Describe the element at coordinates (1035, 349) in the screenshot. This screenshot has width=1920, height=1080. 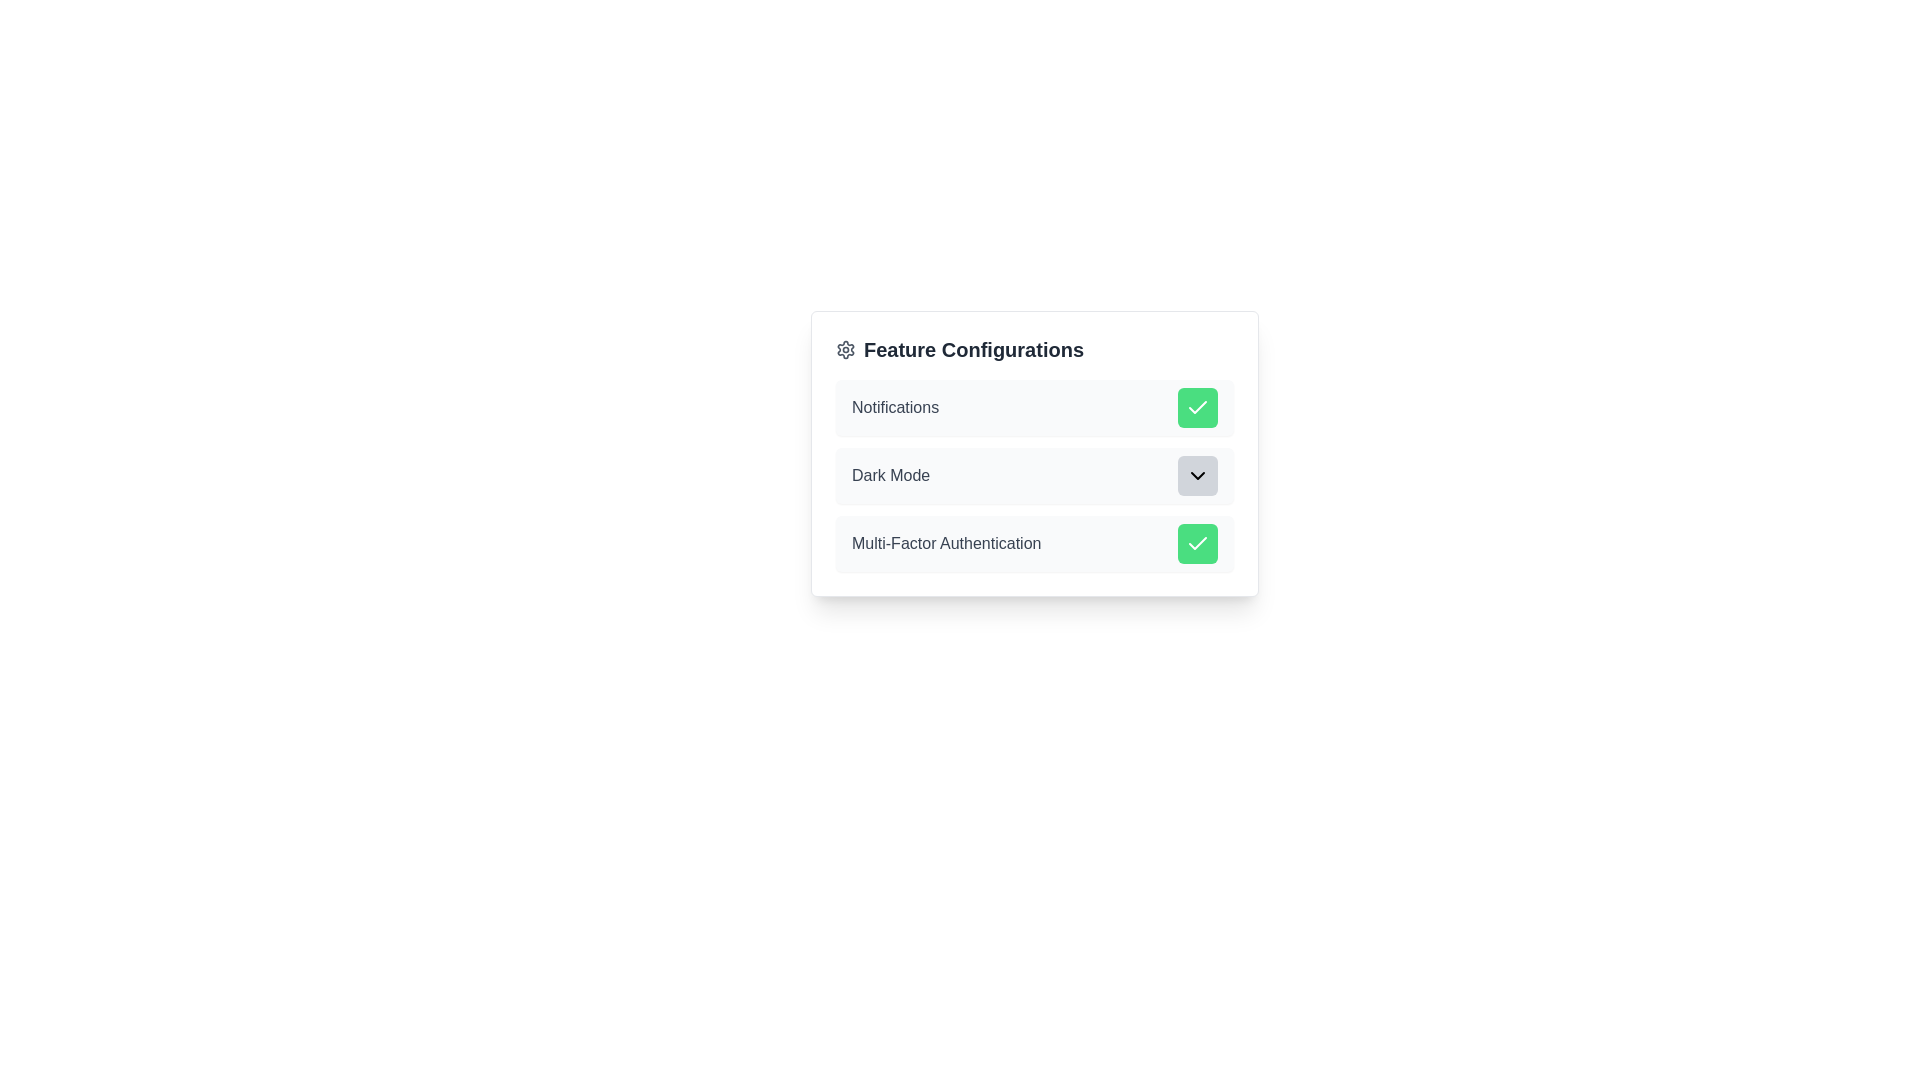
I see `the header element of the configuration section, which is located at the top of a white card with rounded corners and a shadow effect, above options like 'Notifications', 'Dark Mode', and 'Multi-Factor Authentication'` at that location.